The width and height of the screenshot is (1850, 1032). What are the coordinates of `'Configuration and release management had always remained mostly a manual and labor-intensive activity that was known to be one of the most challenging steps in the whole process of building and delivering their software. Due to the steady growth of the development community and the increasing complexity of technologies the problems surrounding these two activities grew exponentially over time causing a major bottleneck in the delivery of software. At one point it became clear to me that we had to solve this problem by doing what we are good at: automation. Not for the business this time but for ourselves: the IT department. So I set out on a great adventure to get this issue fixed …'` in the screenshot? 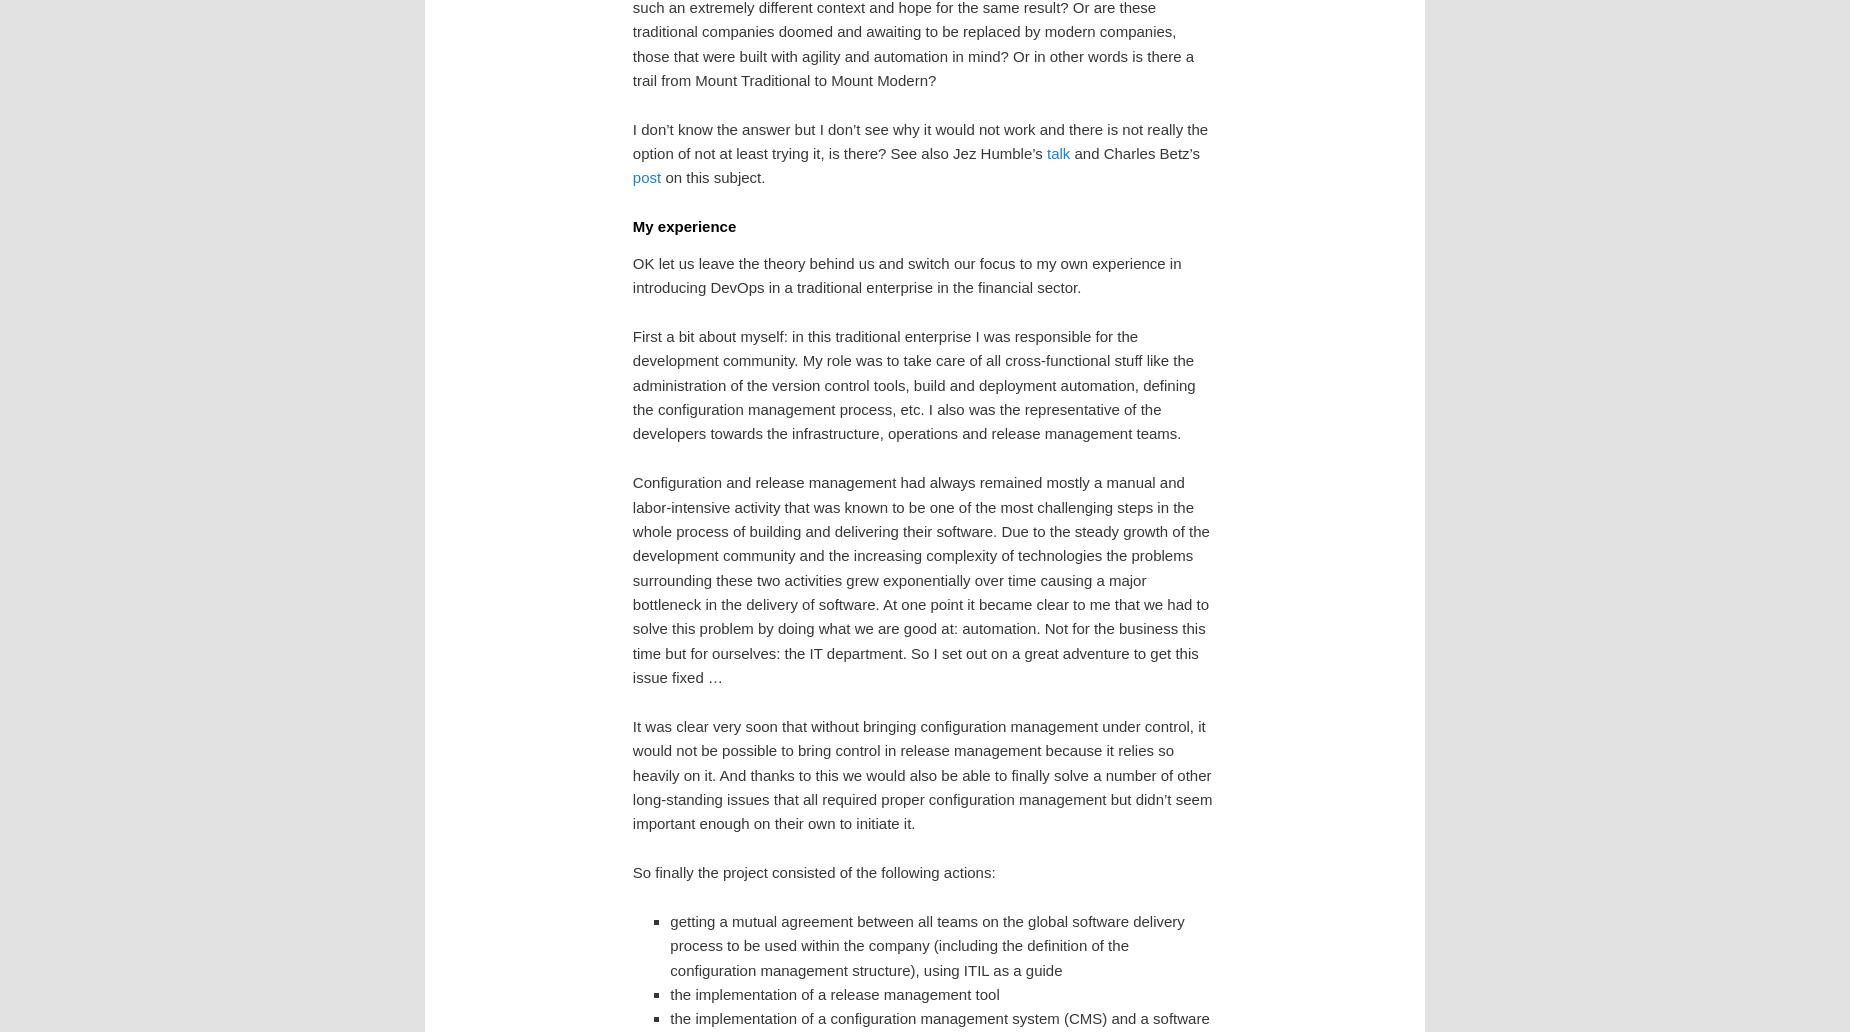 It's located at (920, 579).